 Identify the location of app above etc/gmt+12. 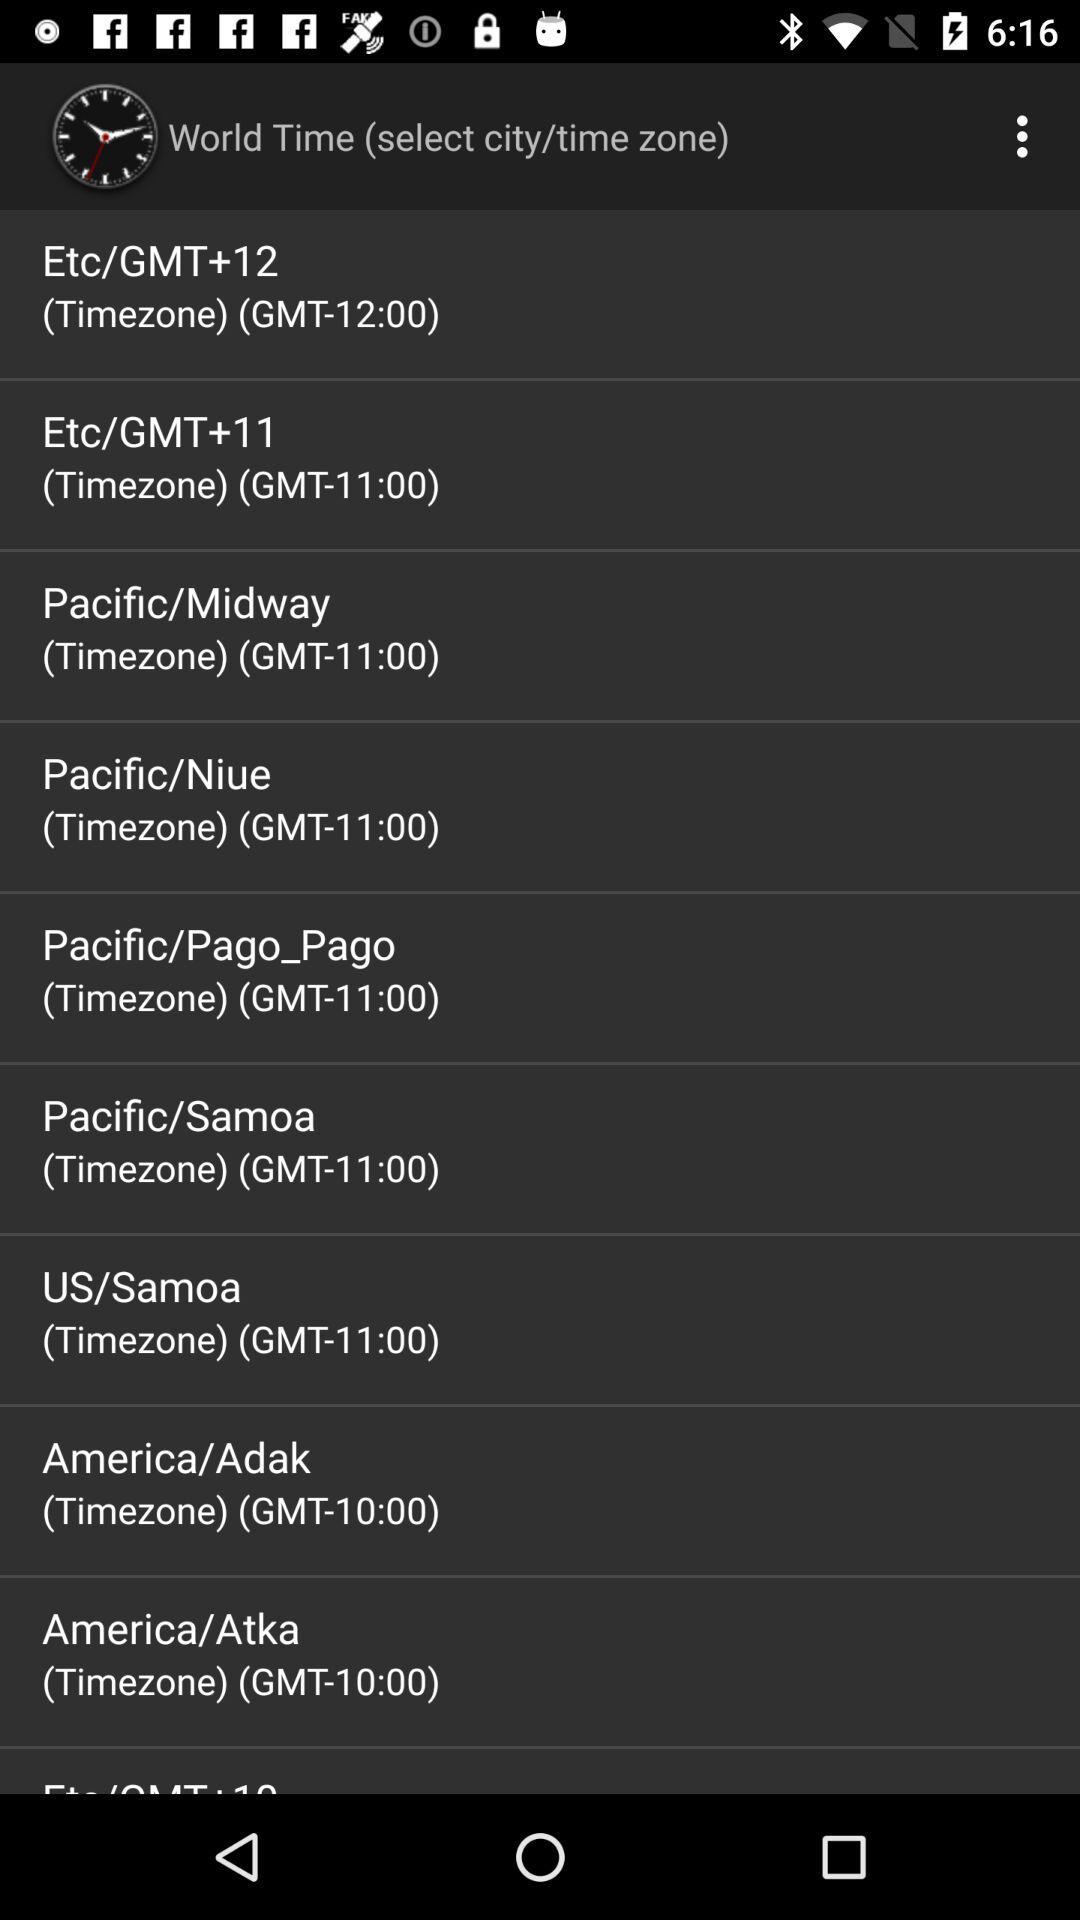
(1027, 135).